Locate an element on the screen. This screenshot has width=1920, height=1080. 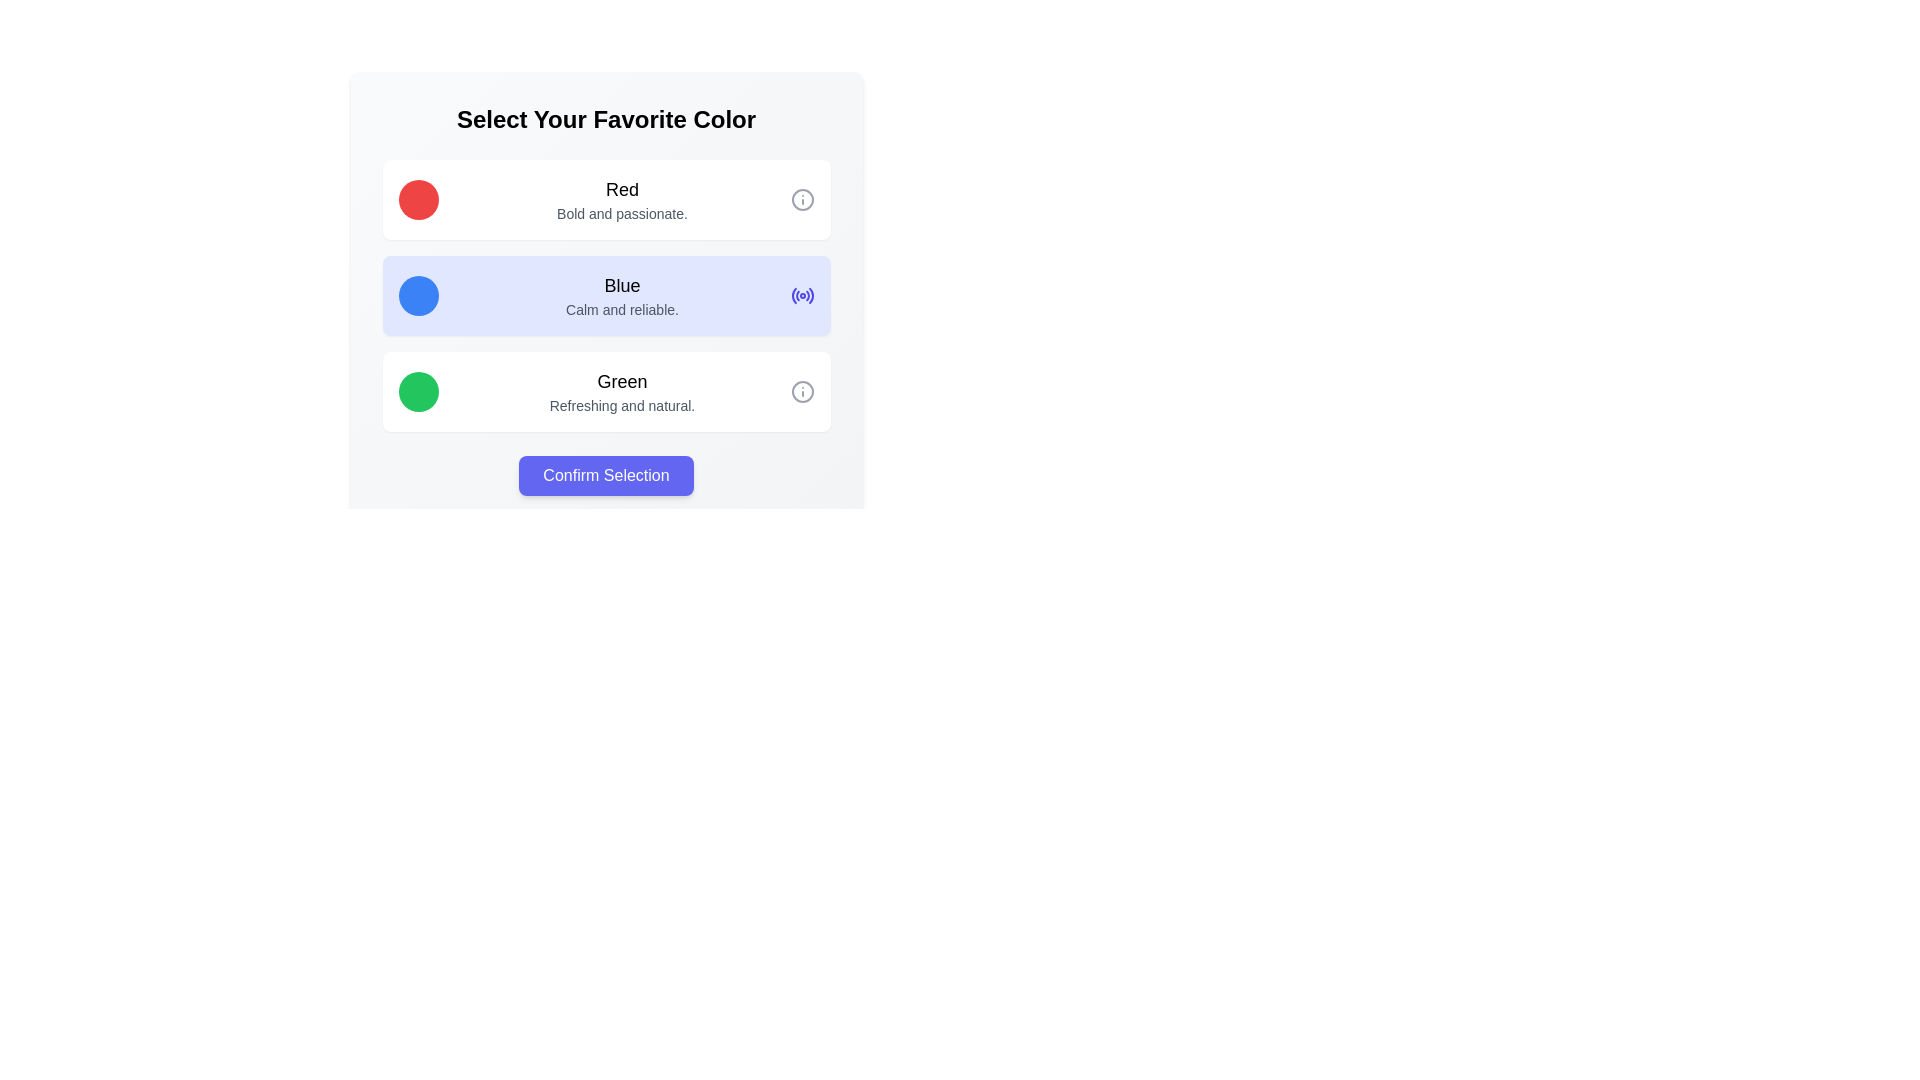
the center text of the selectable card labeled 'Blue - Calm and reliable.' which is the second card in a vertical list of three options is located at coordinates (605, 296).